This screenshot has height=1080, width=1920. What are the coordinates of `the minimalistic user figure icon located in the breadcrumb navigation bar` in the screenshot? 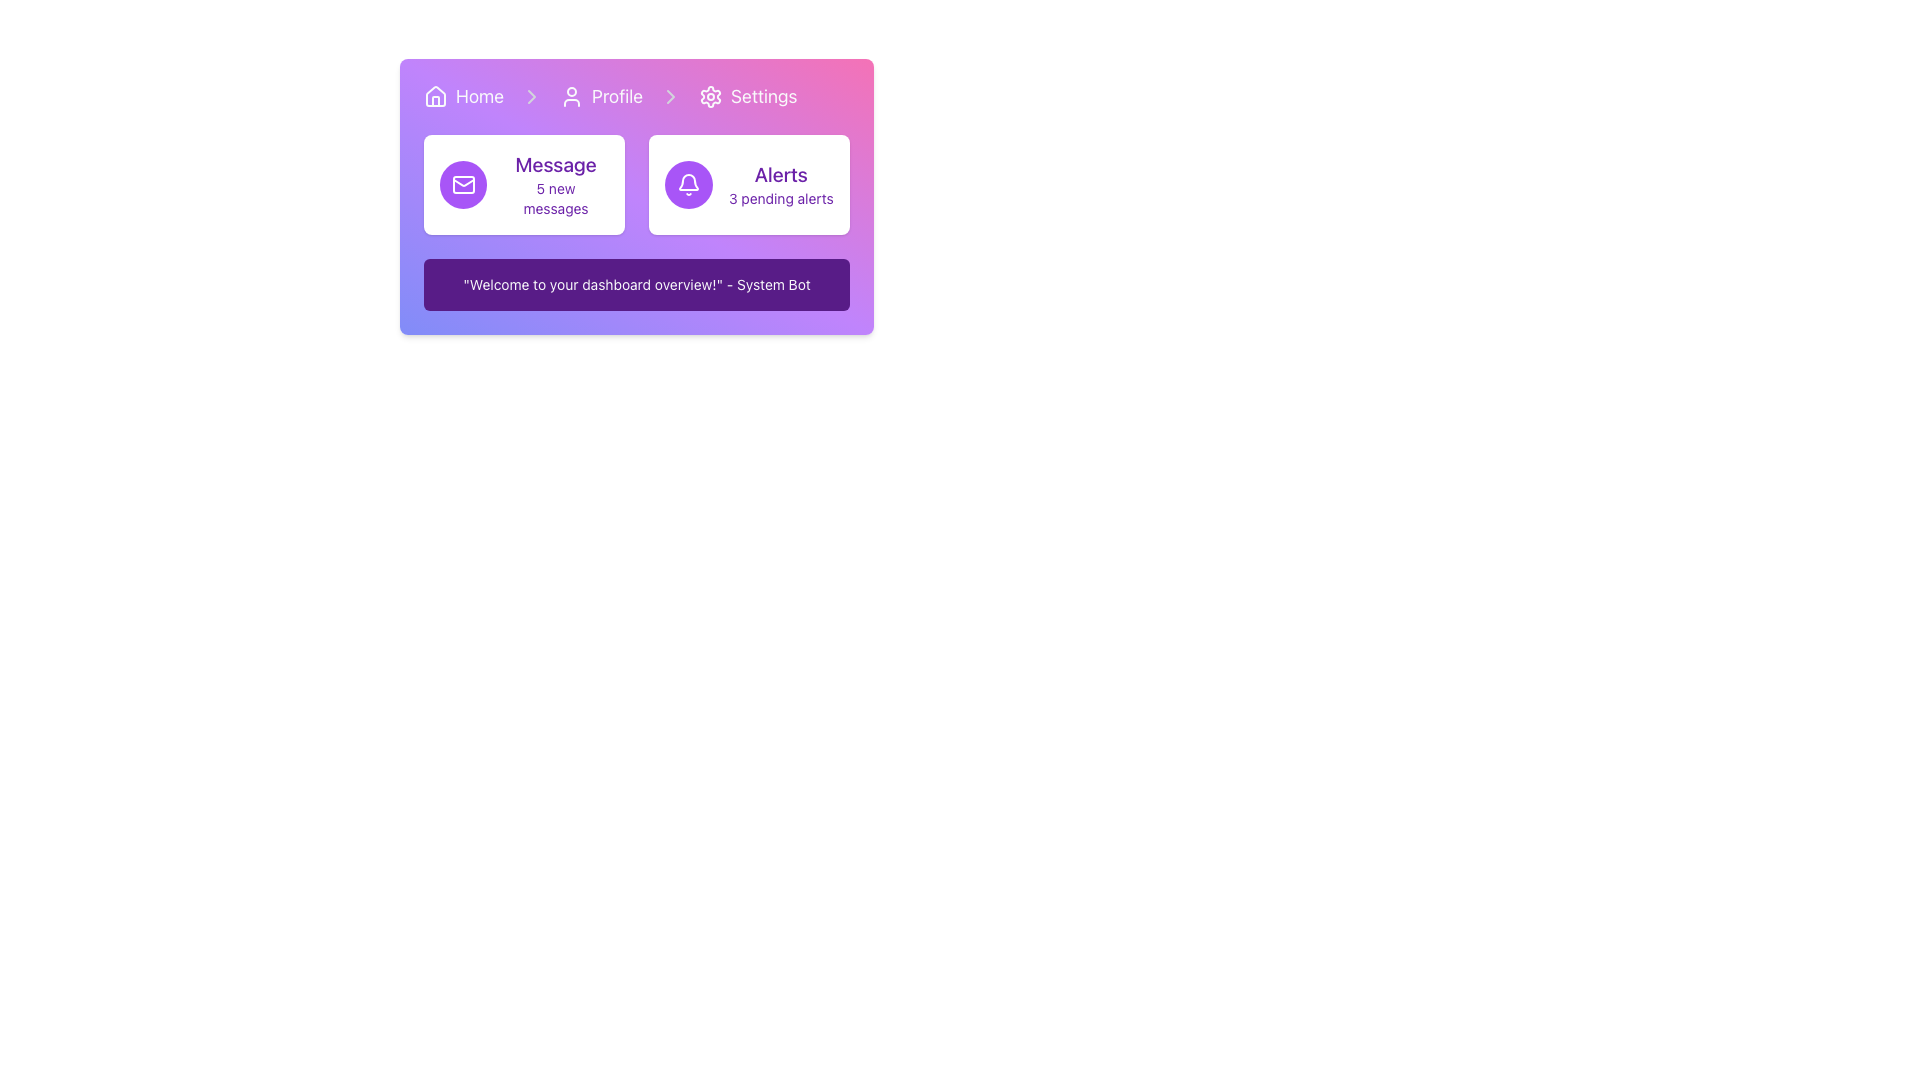 It's located at (570, 96).